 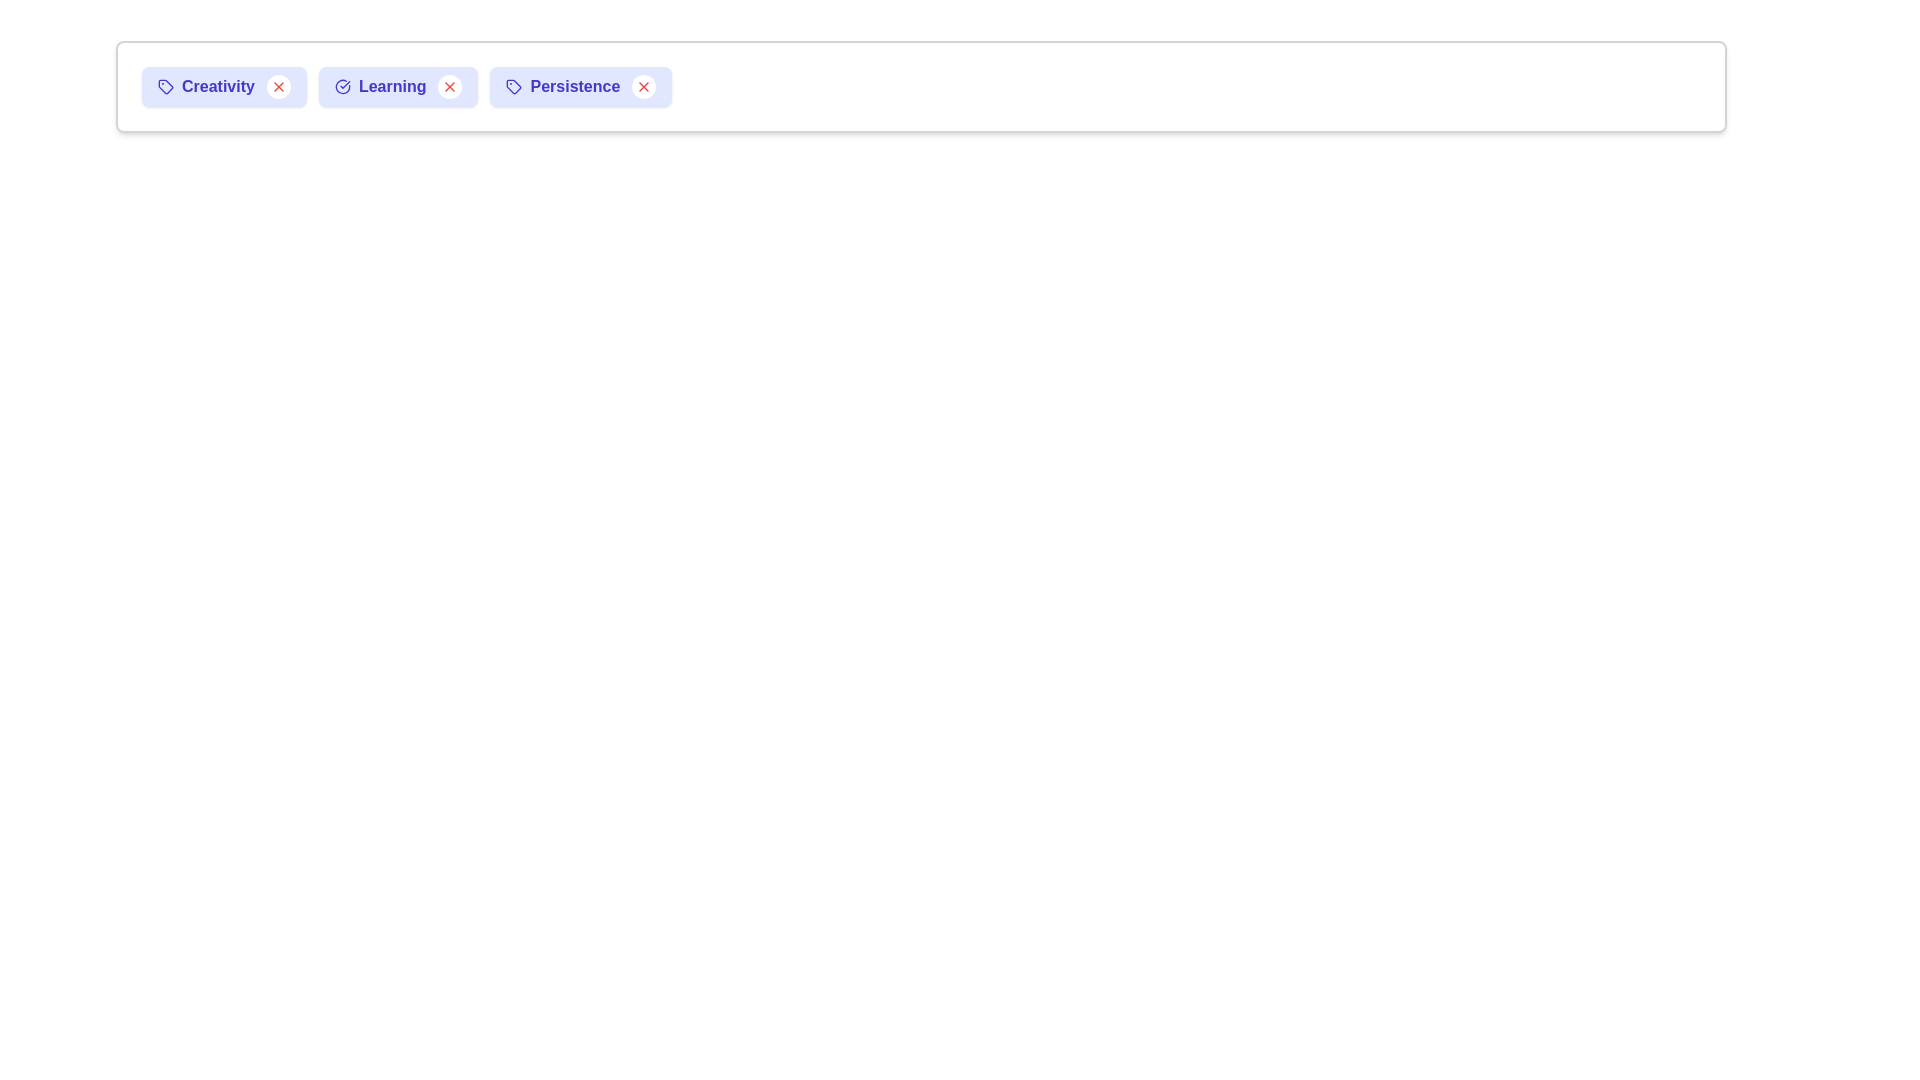 I want to click on the remove button for the chip labeled Learning, so click(x=449, y=86).